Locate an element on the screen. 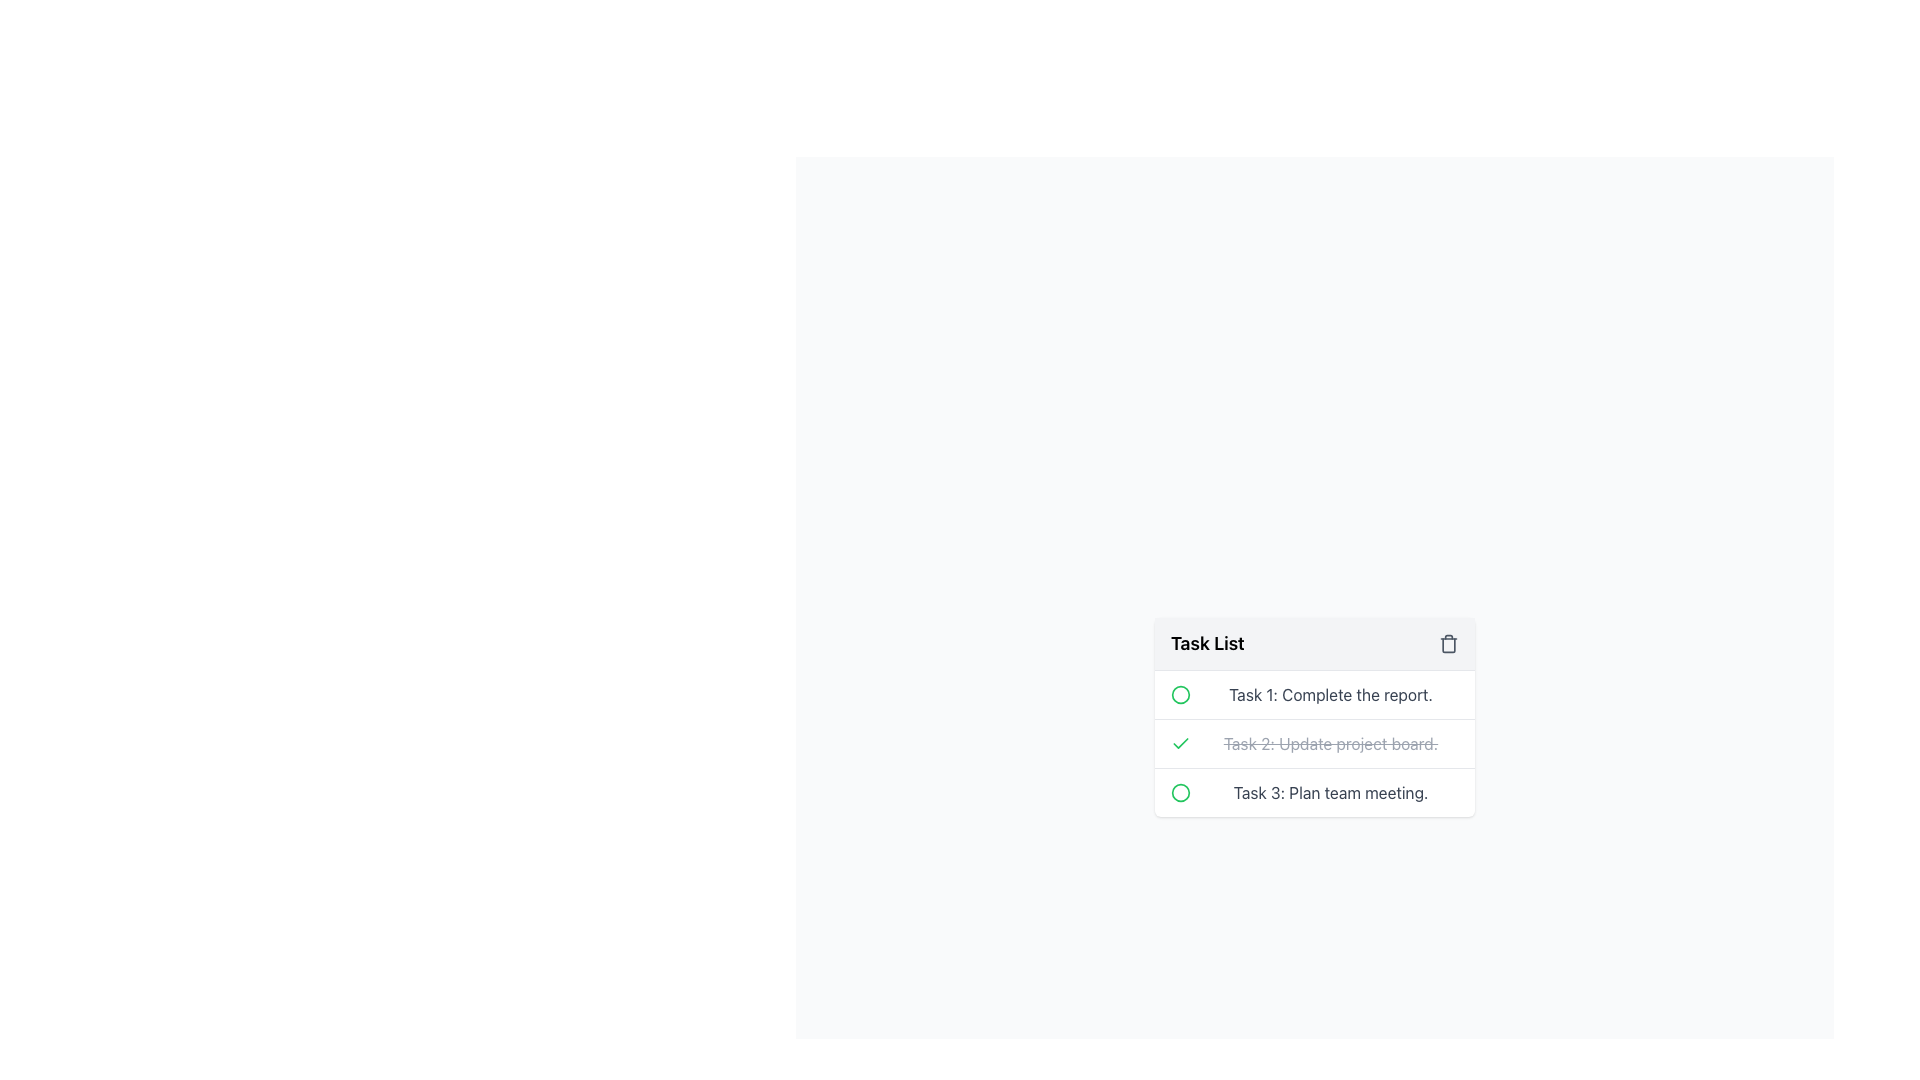 This screenshot has width=1920, height=1080. text content of the bold text label 'Task List' located at the center-left of the header section of the task management panel is located at coordinates (1206, 643).